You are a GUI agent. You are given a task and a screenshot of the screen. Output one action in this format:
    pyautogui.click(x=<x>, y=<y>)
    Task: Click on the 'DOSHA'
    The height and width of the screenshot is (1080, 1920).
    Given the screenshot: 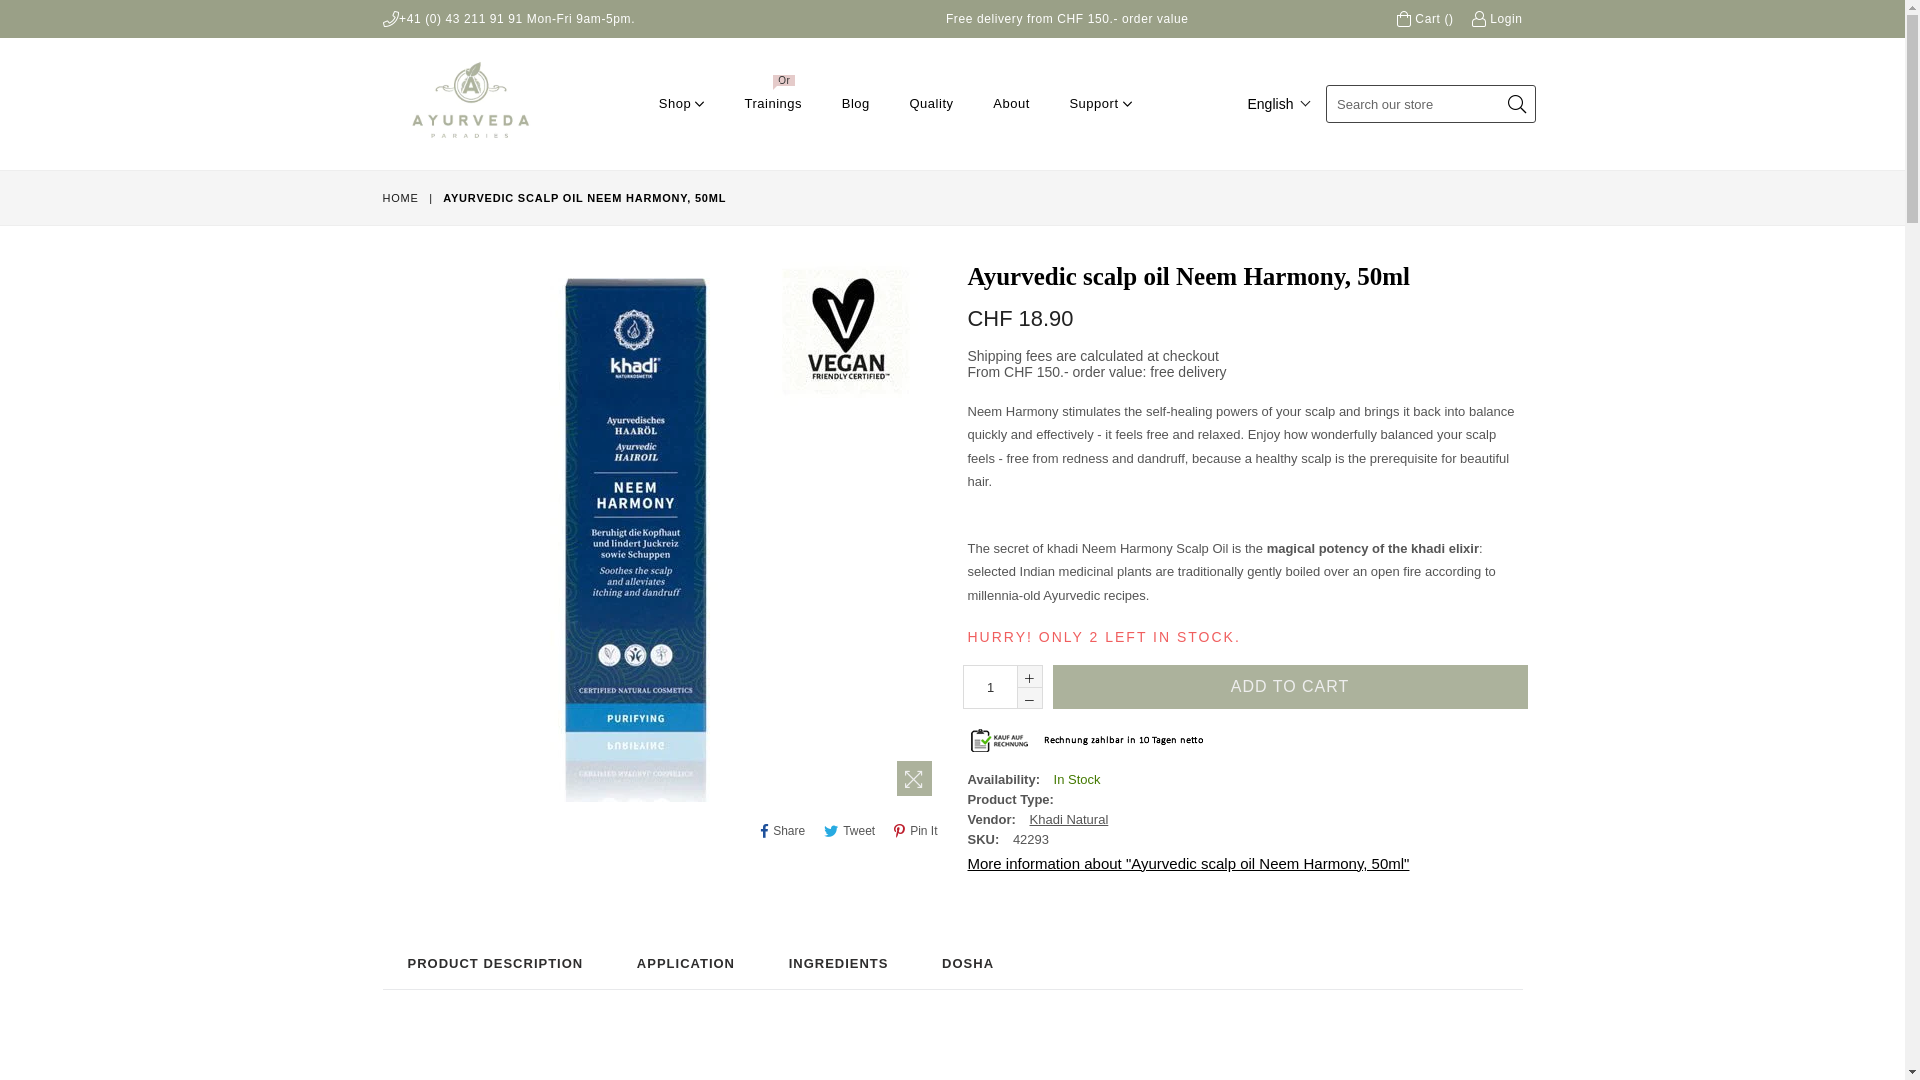 What is the action you would take?
    pyautogui.click(x=968, y=962)
    